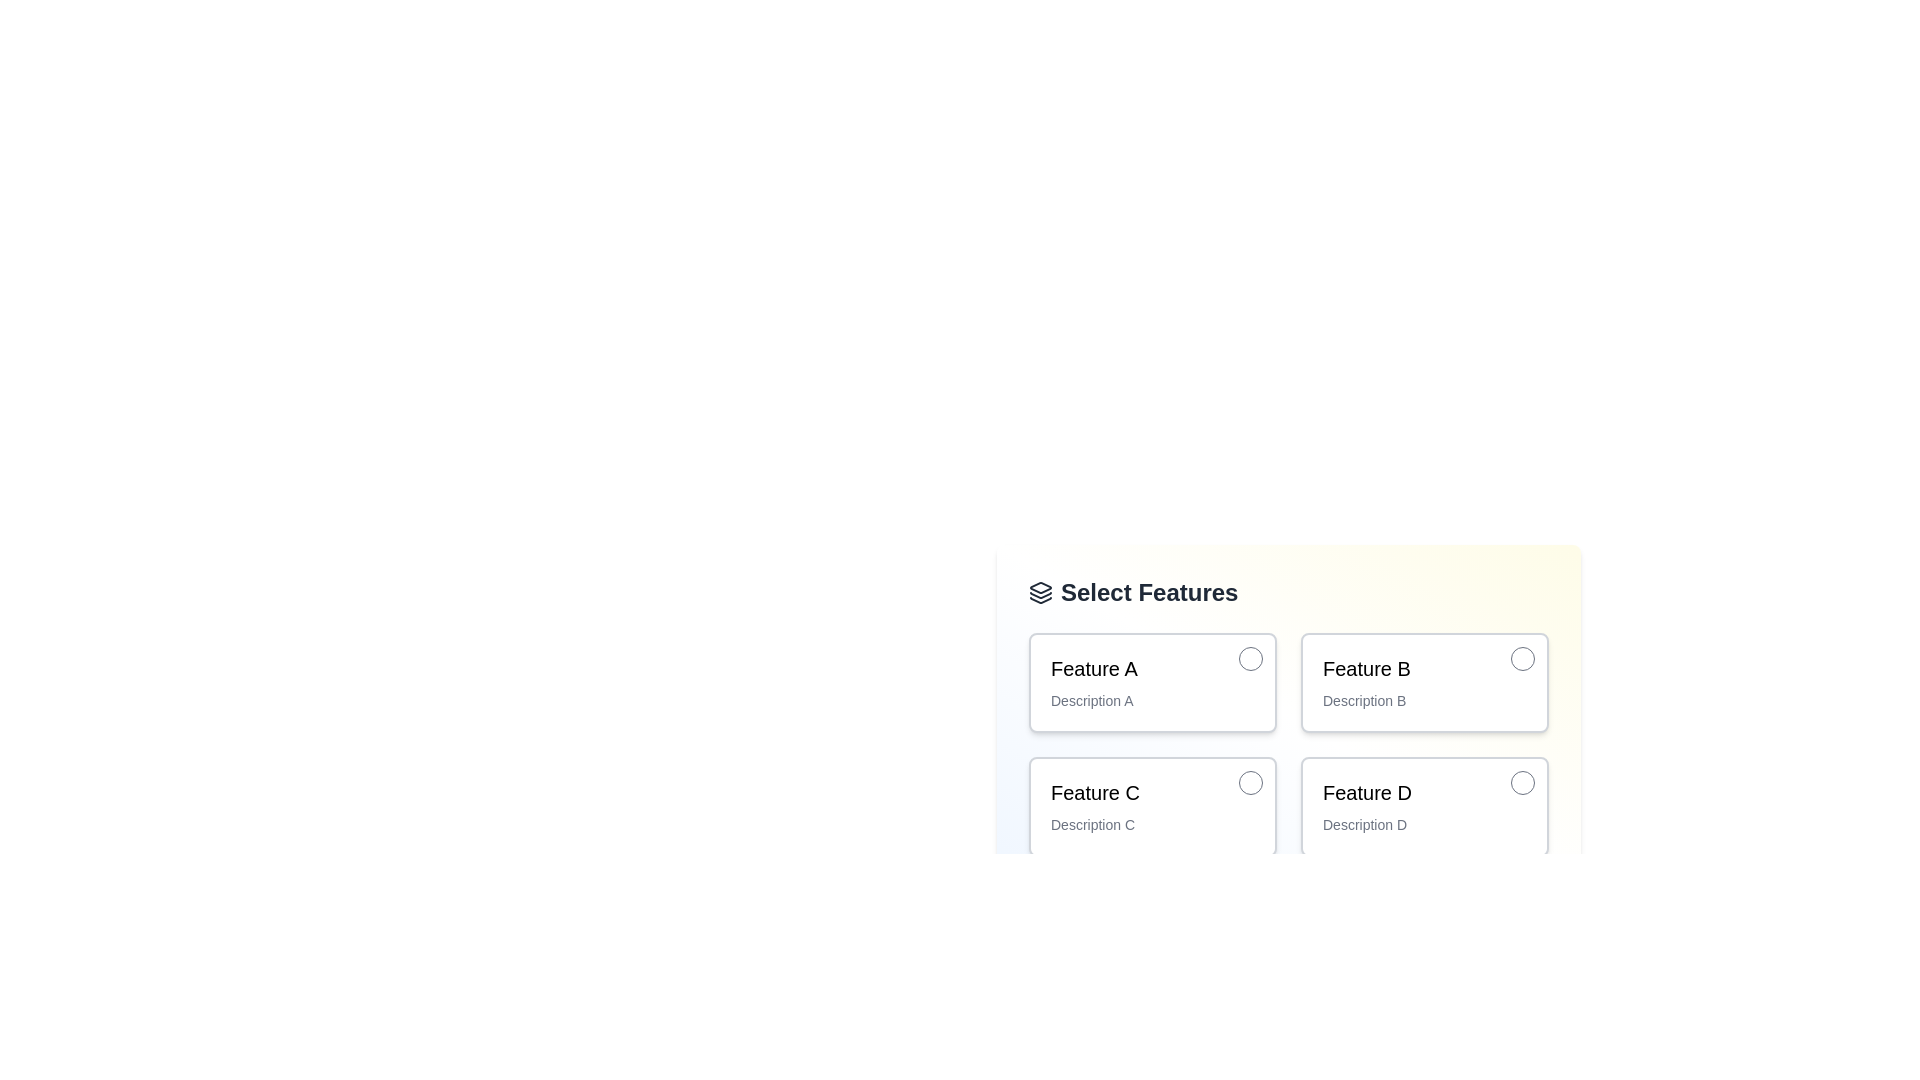  Describe the element at coordinates (1040, 586) in the screenshot. I see `the stylized icon resembling a layered structure located in the top-left corner of the 'Select Features' section` at that location.